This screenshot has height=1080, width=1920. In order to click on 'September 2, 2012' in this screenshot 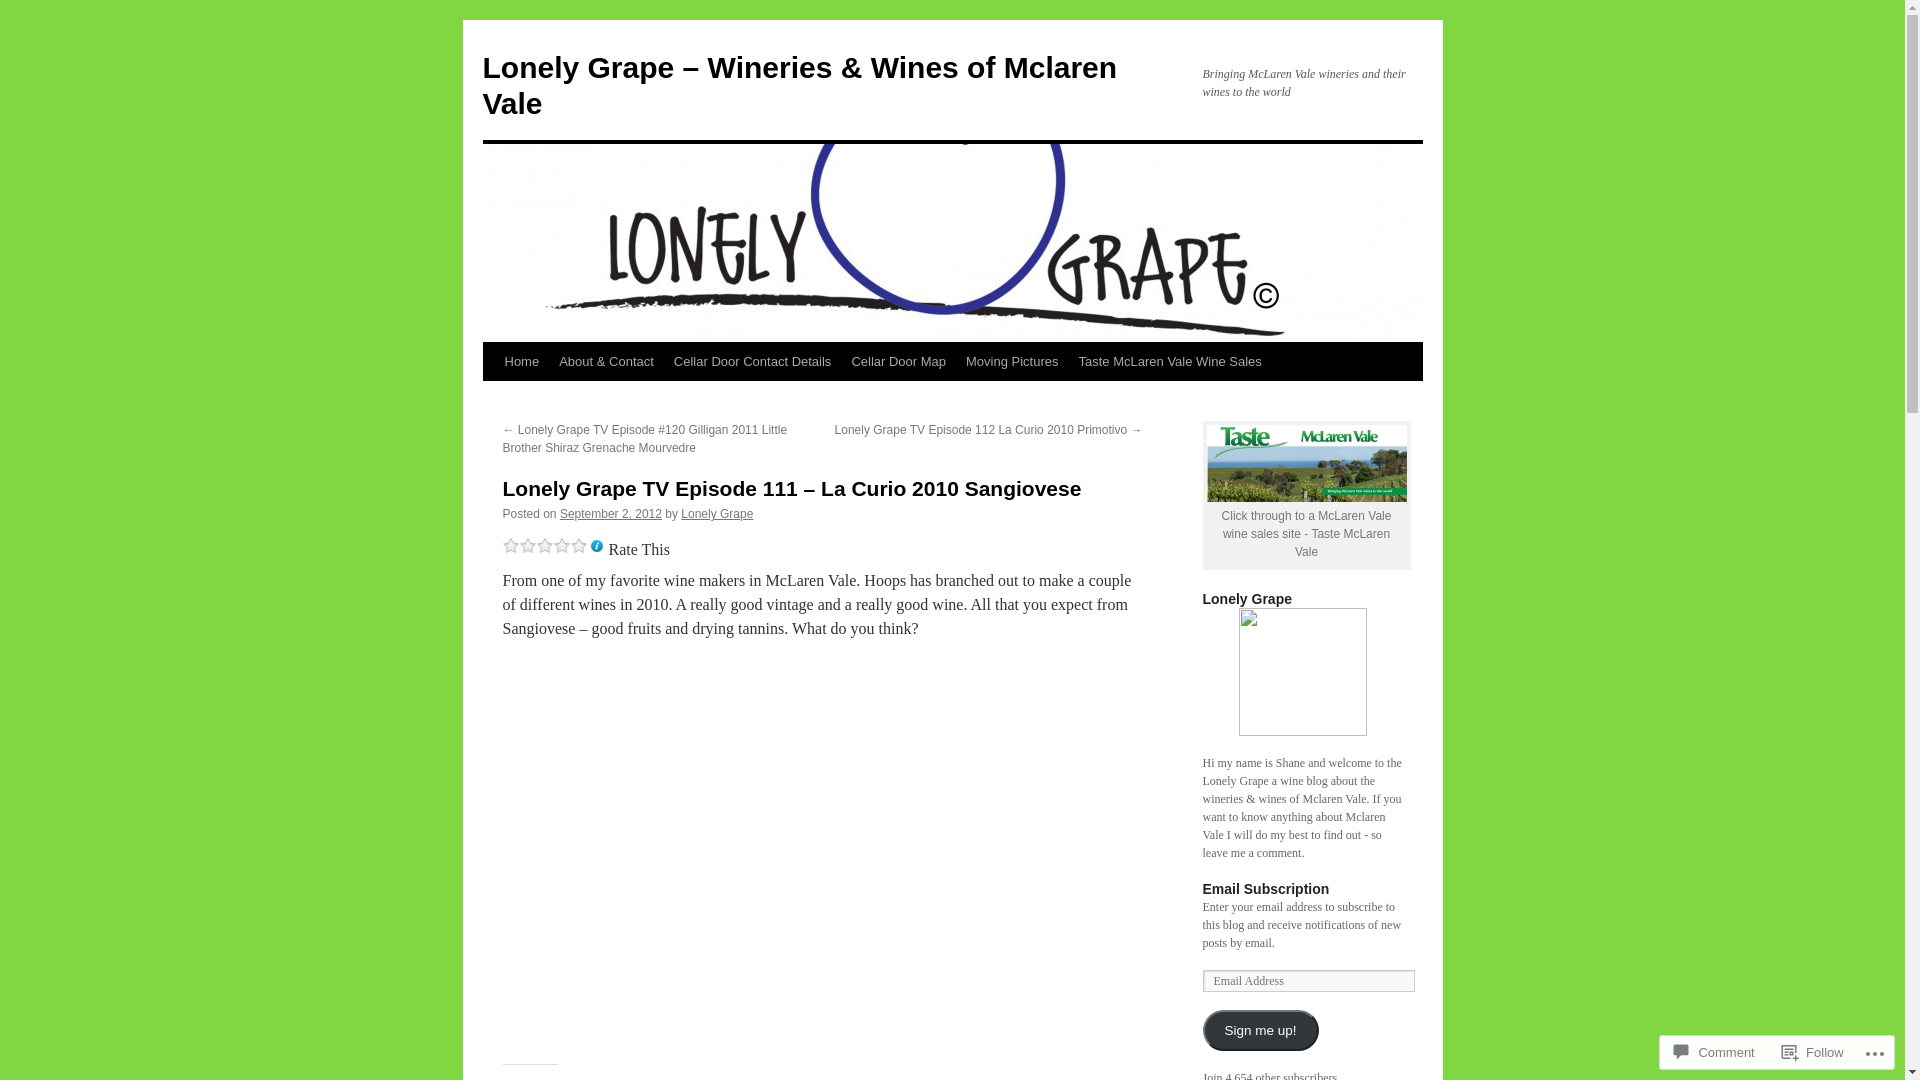, I will do `click(609, 512)`.